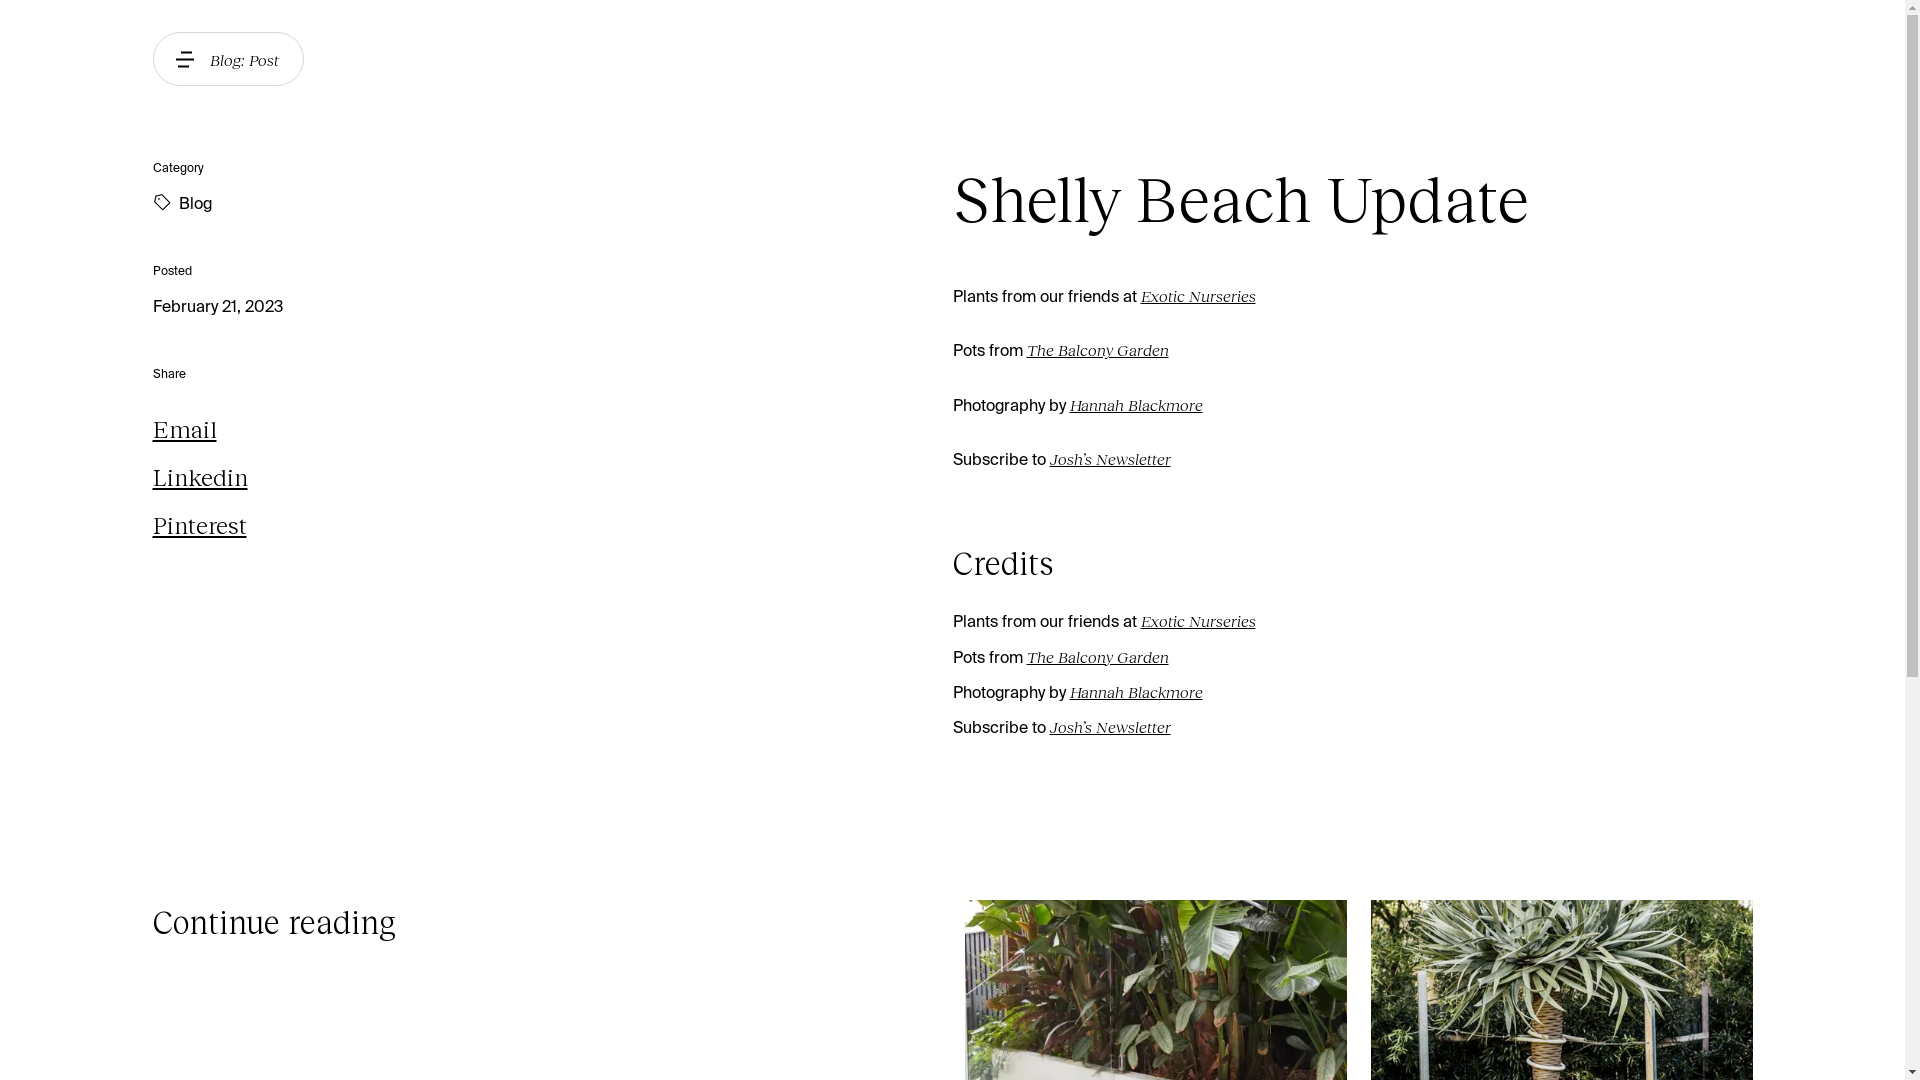 The height and width of the screenshot is (1080, 1920). I want to click on 'The Balcony Garden', so click(1026, 349).